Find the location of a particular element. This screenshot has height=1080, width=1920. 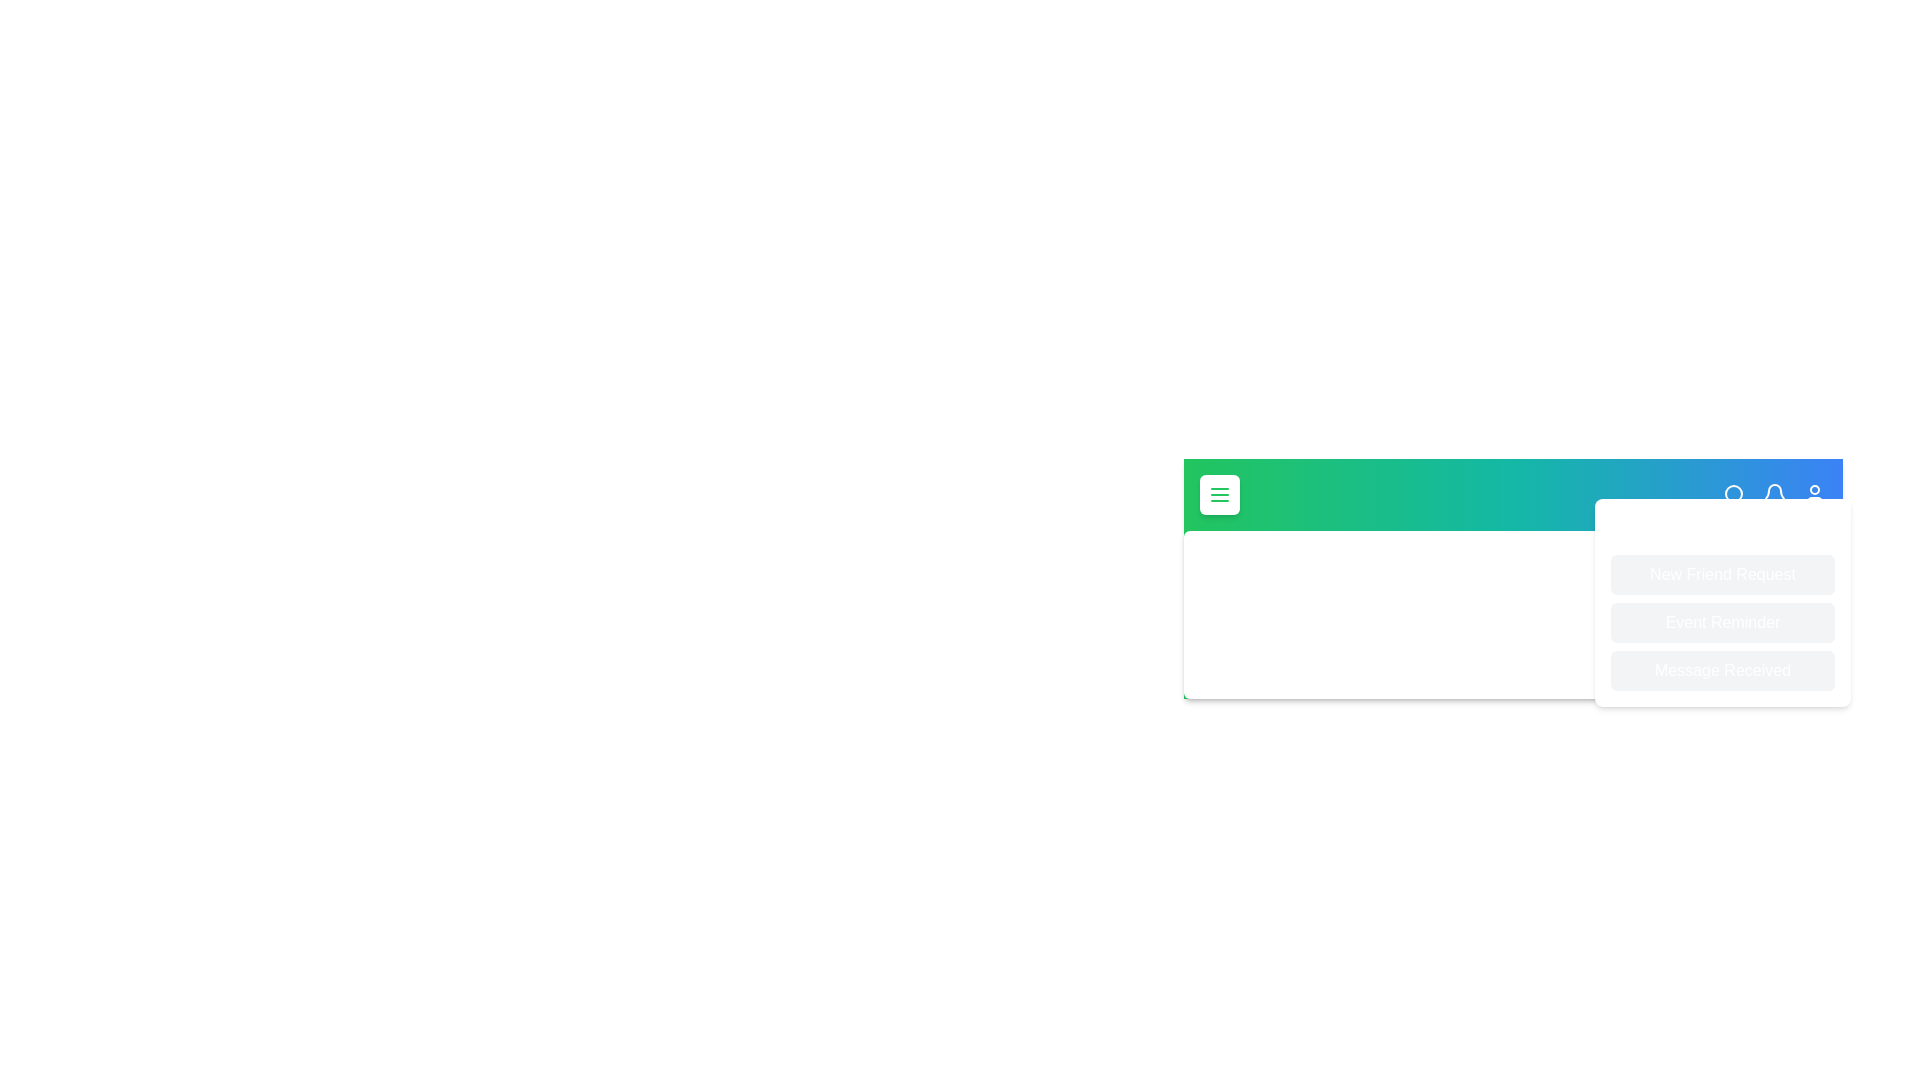

the user icon to open the user-related actions menu is located at coordinates (1814, 494).